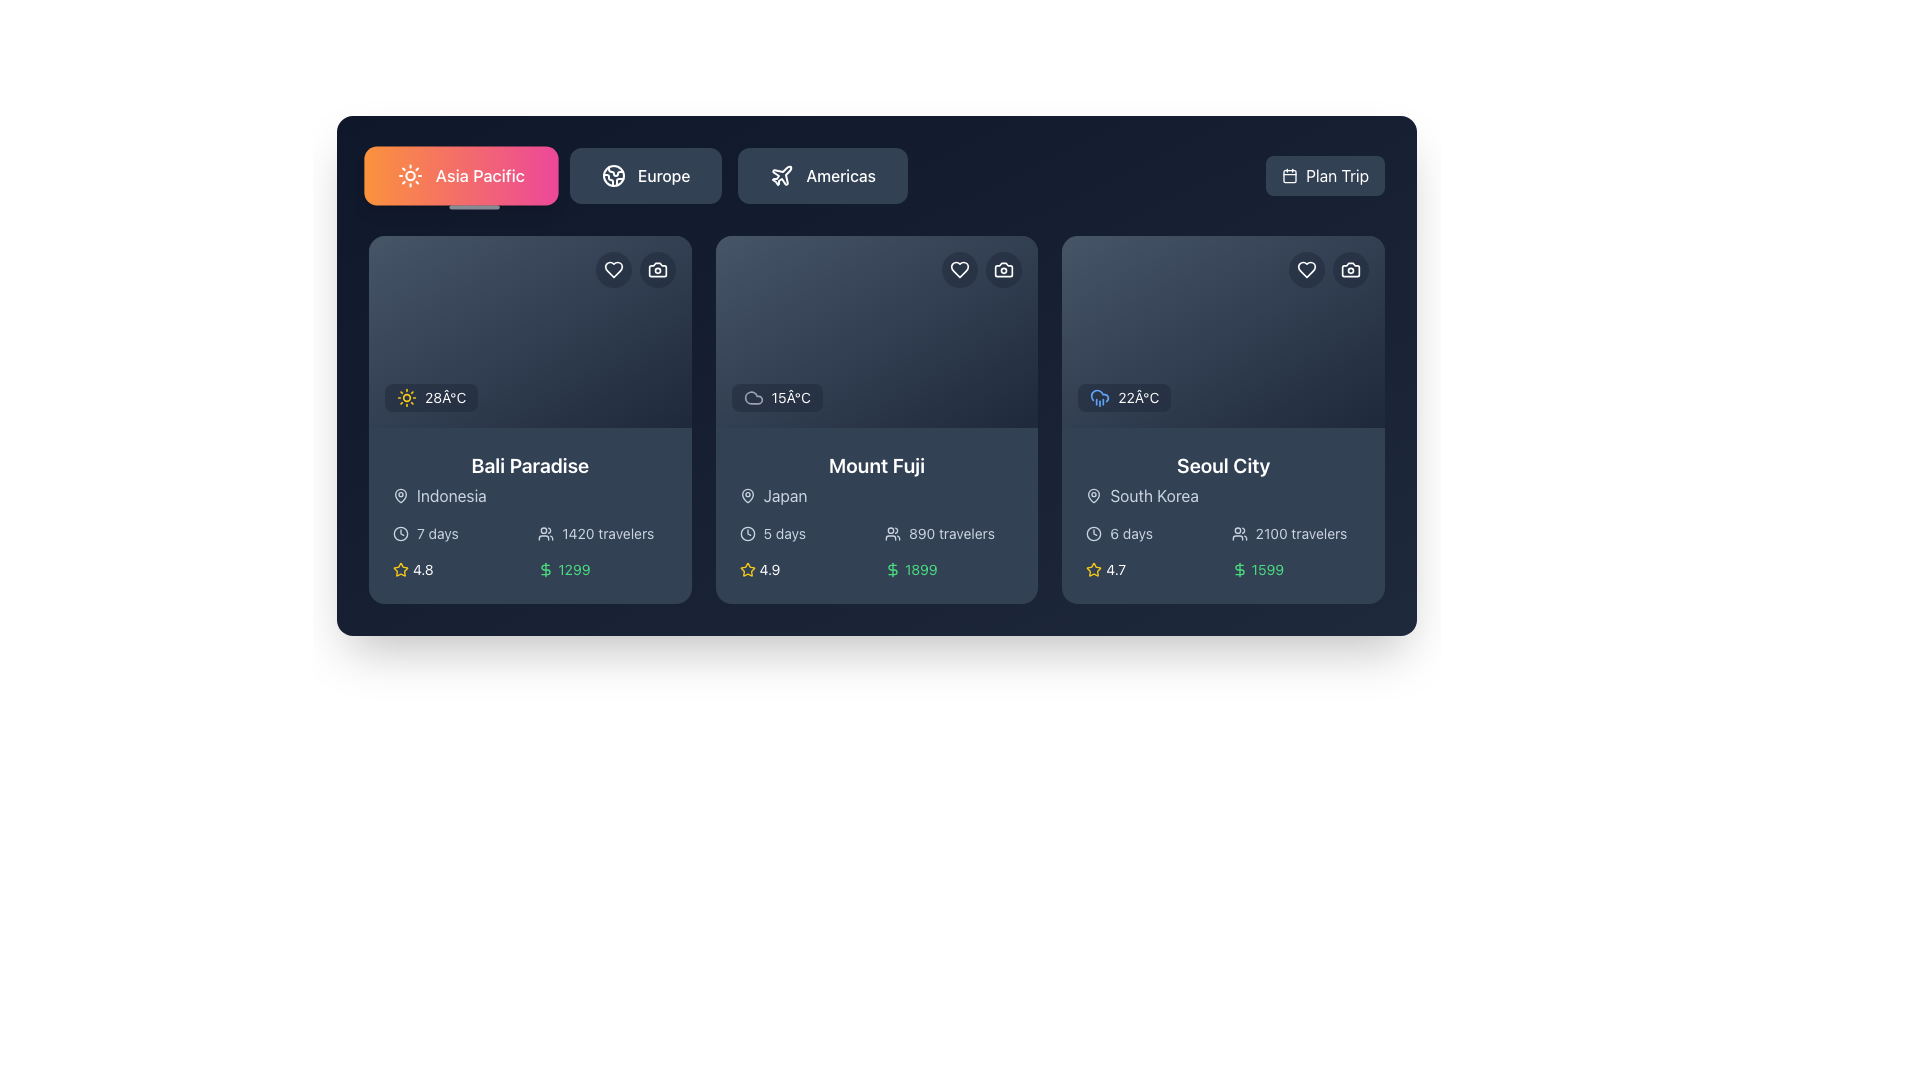  What do you see at coordinates (1093, 532) in the screenshot?
I see `the clock icon indicating the trip duration of '6 days' located to the left of the text within the 'Seoul City' card` at bounding box center [1093, 532].